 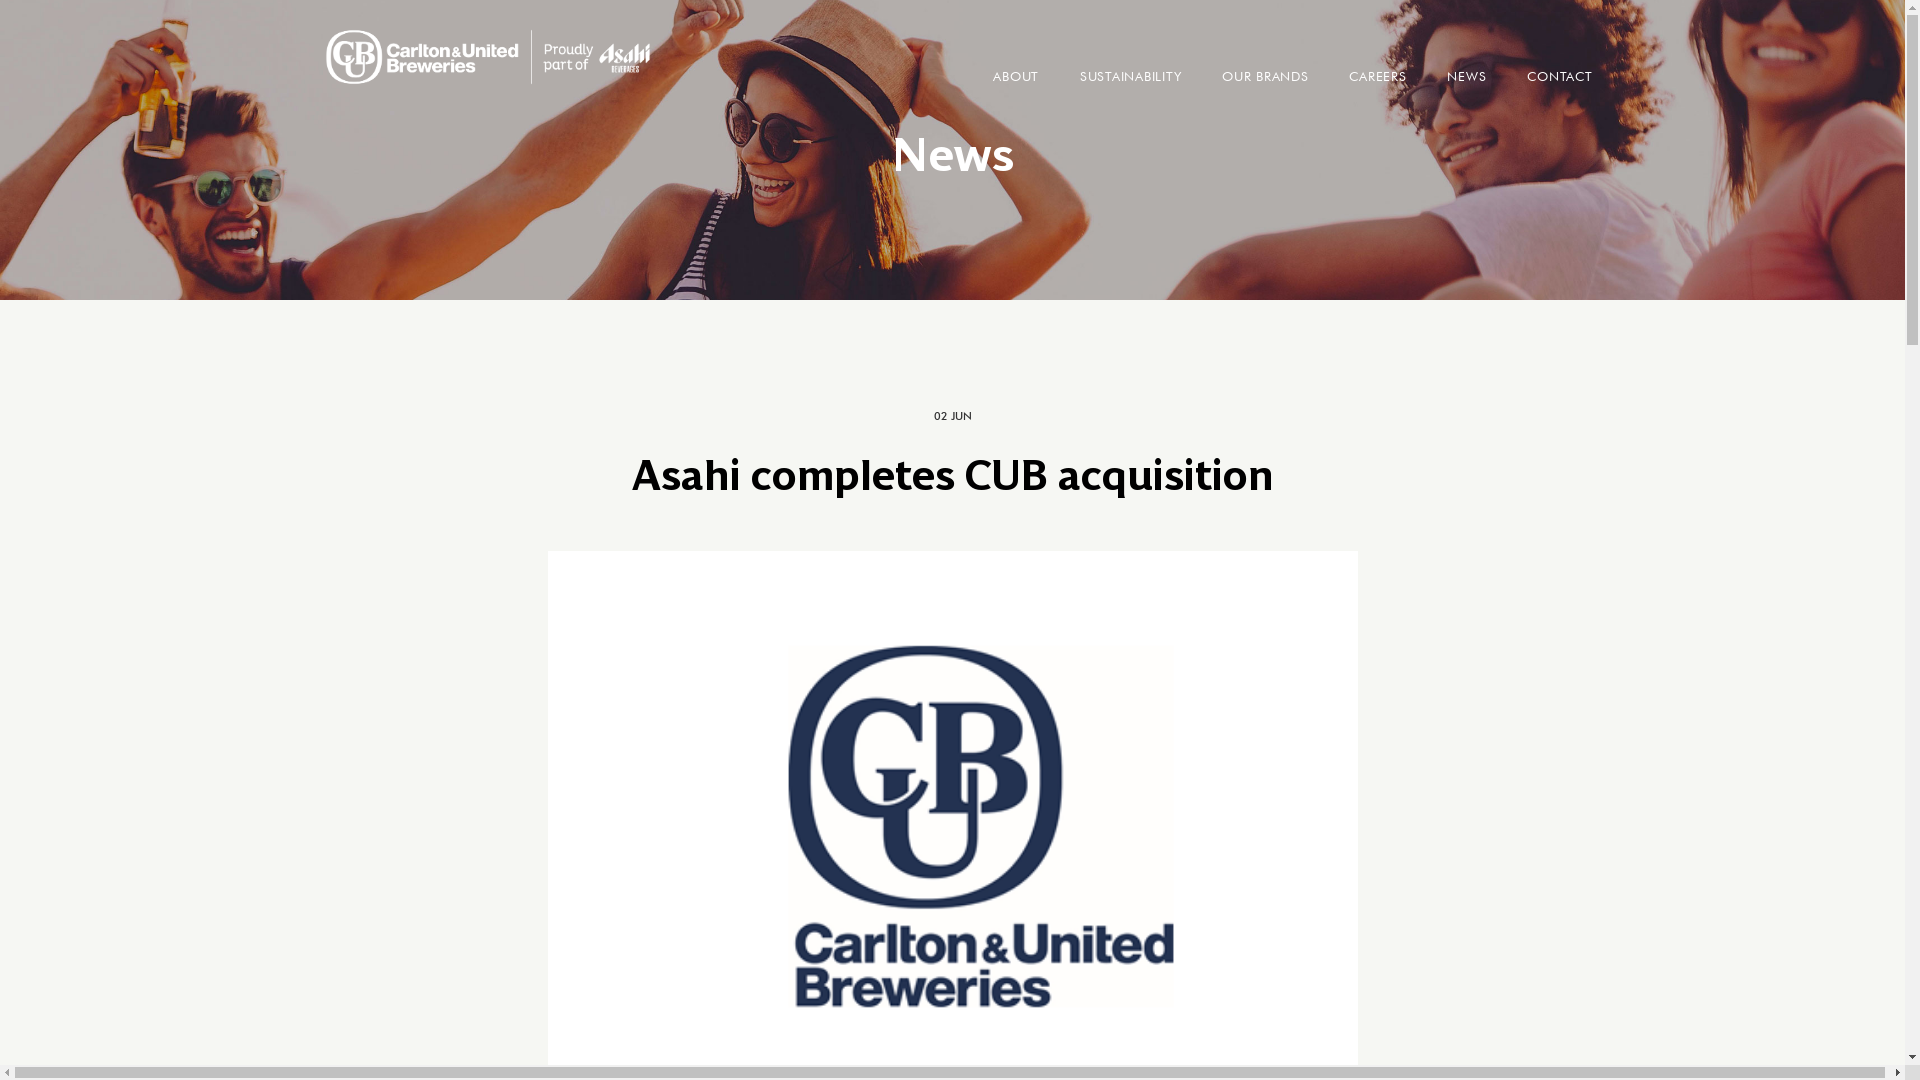 What do you see at coordinates (631, 474) in the screenshot?
I see `'Asahi completes CUB acquisition'` at bounding box center [631, 474].